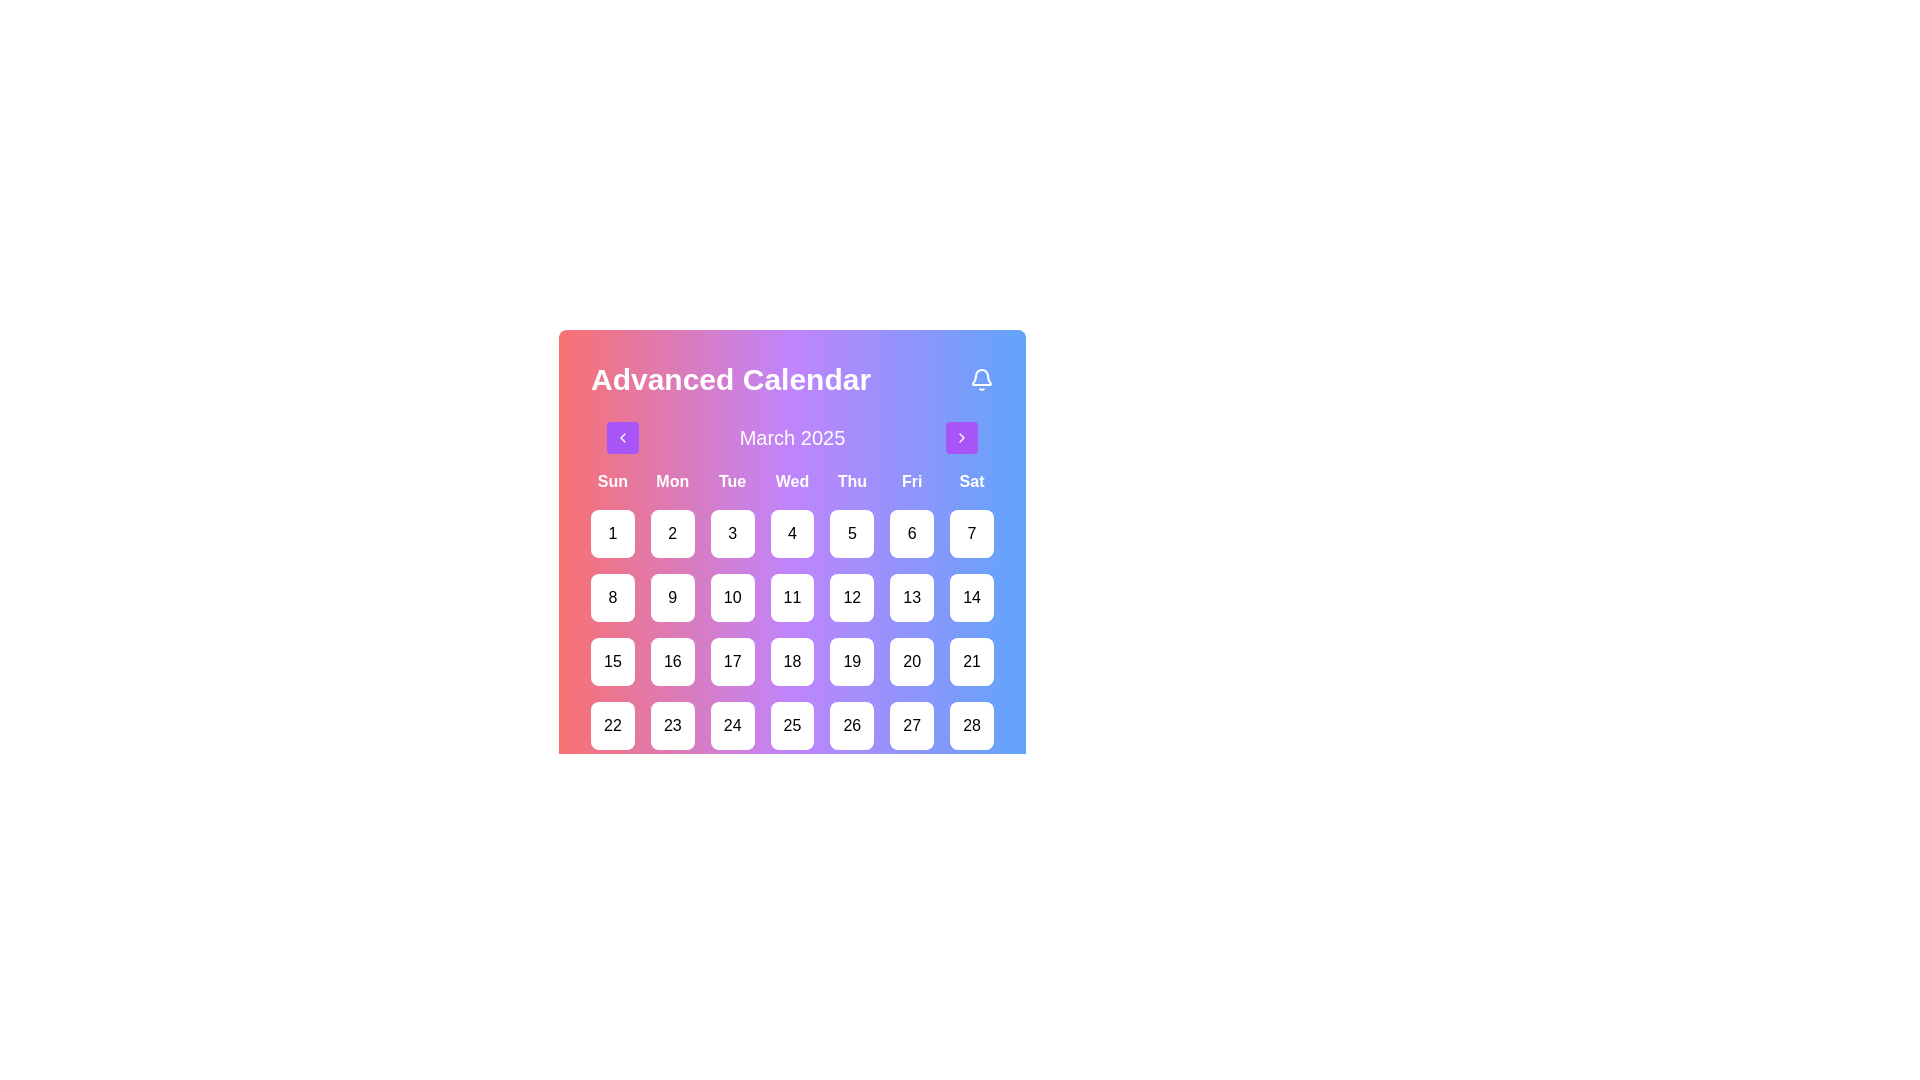 Image resolution: width=1920 pixels, height=1080 pixels. I want to click on the calendar day cell for the 18th, which is a square-shaped cell with a white background and the number '18' in black text, so click(791, 662).